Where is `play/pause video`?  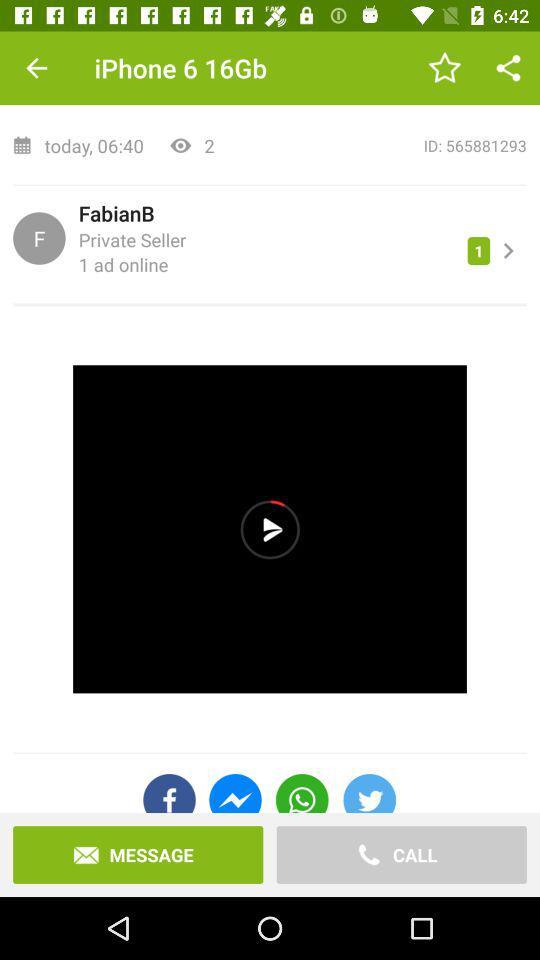 play/pause video is located at coordinates (270, 528).